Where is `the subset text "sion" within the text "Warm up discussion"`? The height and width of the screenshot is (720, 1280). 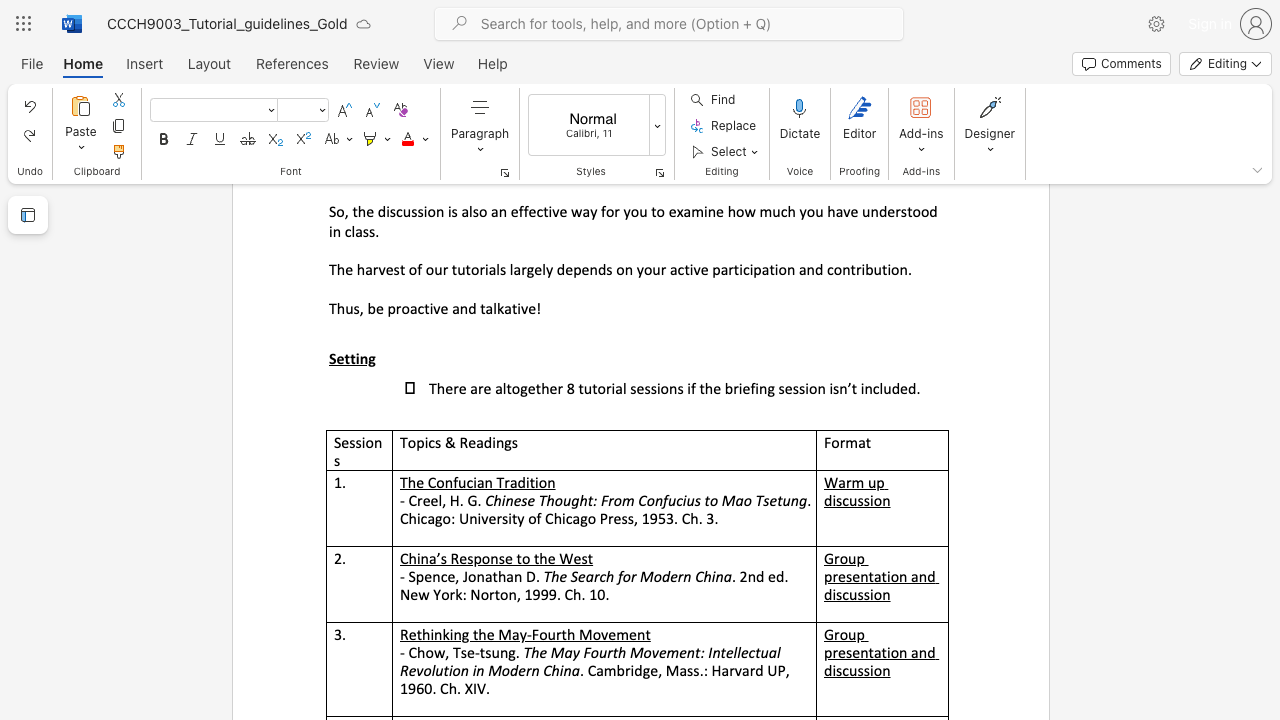
the subset text "sion" within the text "Warm up discussion" is located at coordinates (863, 499).